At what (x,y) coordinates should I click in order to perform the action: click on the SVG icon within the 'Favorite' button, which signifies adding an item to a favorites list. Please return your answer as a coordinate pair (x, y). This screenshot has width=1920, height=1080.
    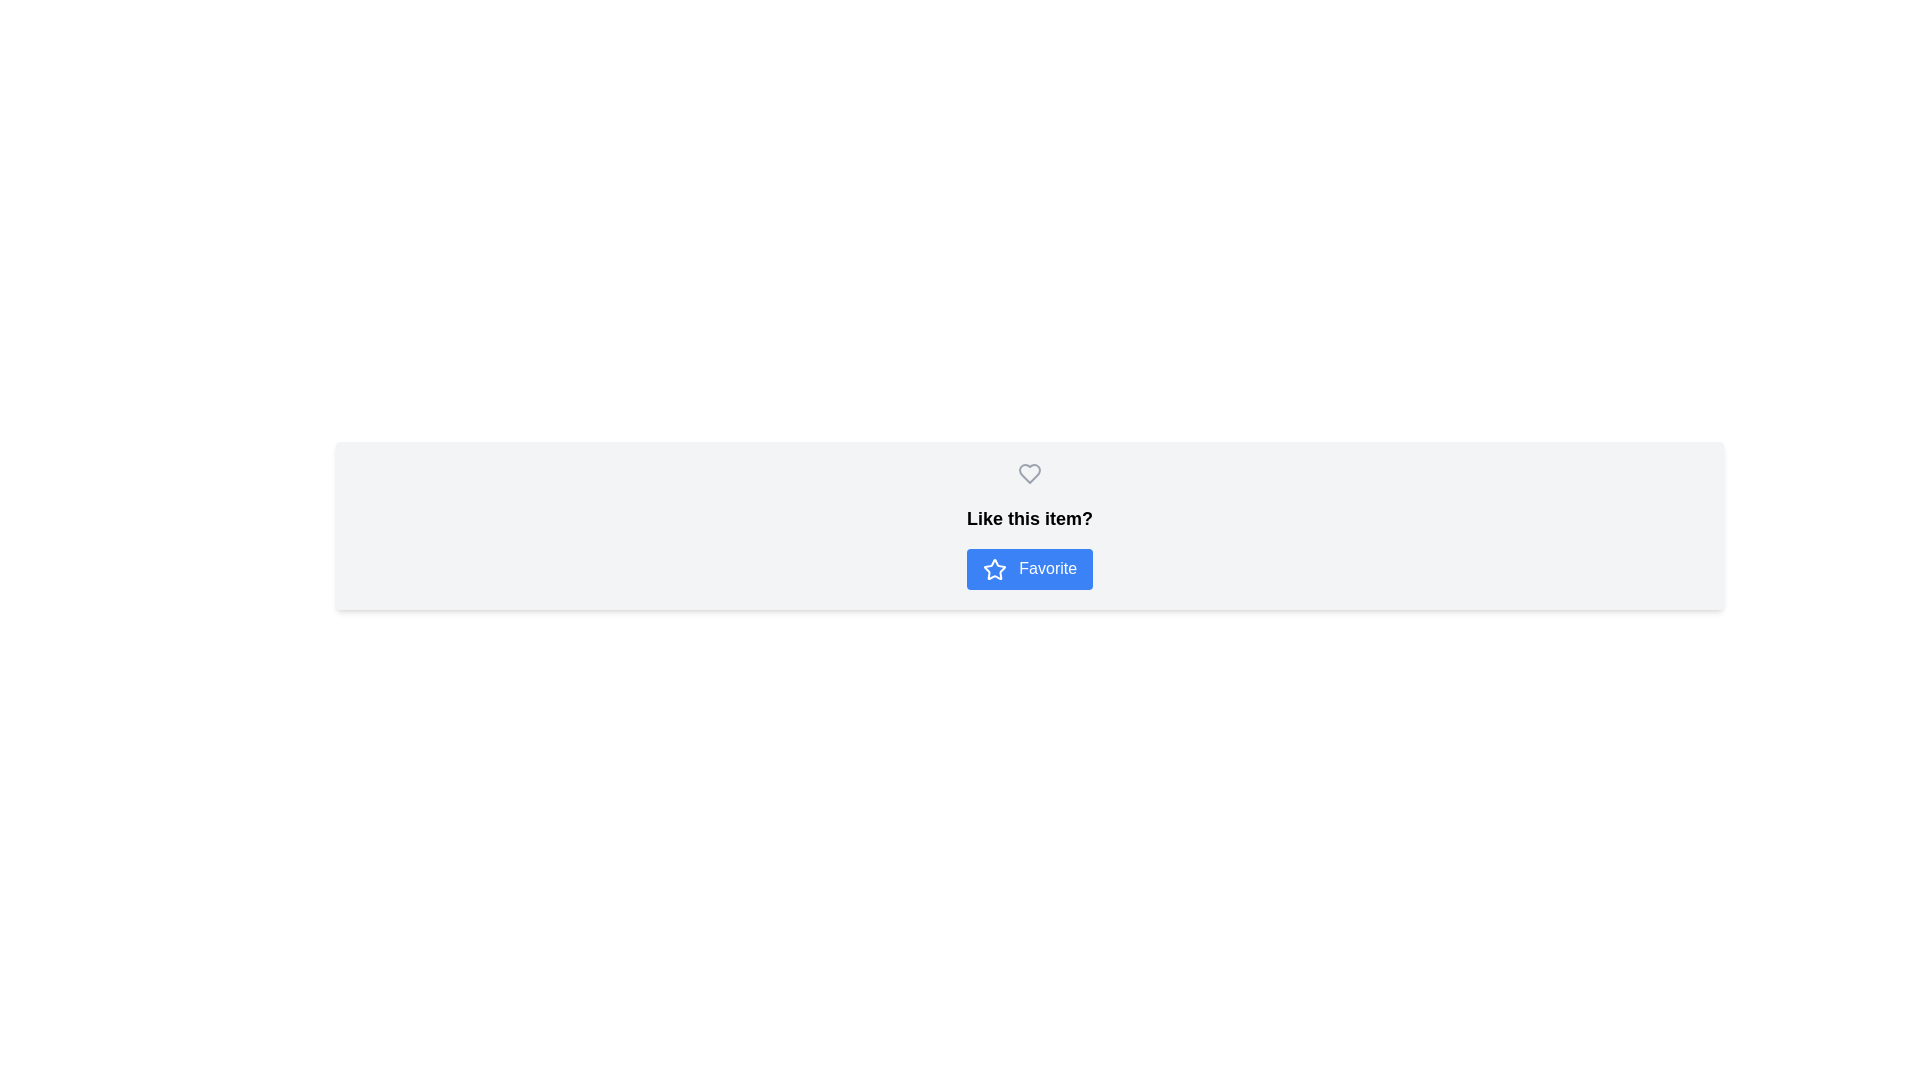
    Looking at the image, I should click on (994, 569).